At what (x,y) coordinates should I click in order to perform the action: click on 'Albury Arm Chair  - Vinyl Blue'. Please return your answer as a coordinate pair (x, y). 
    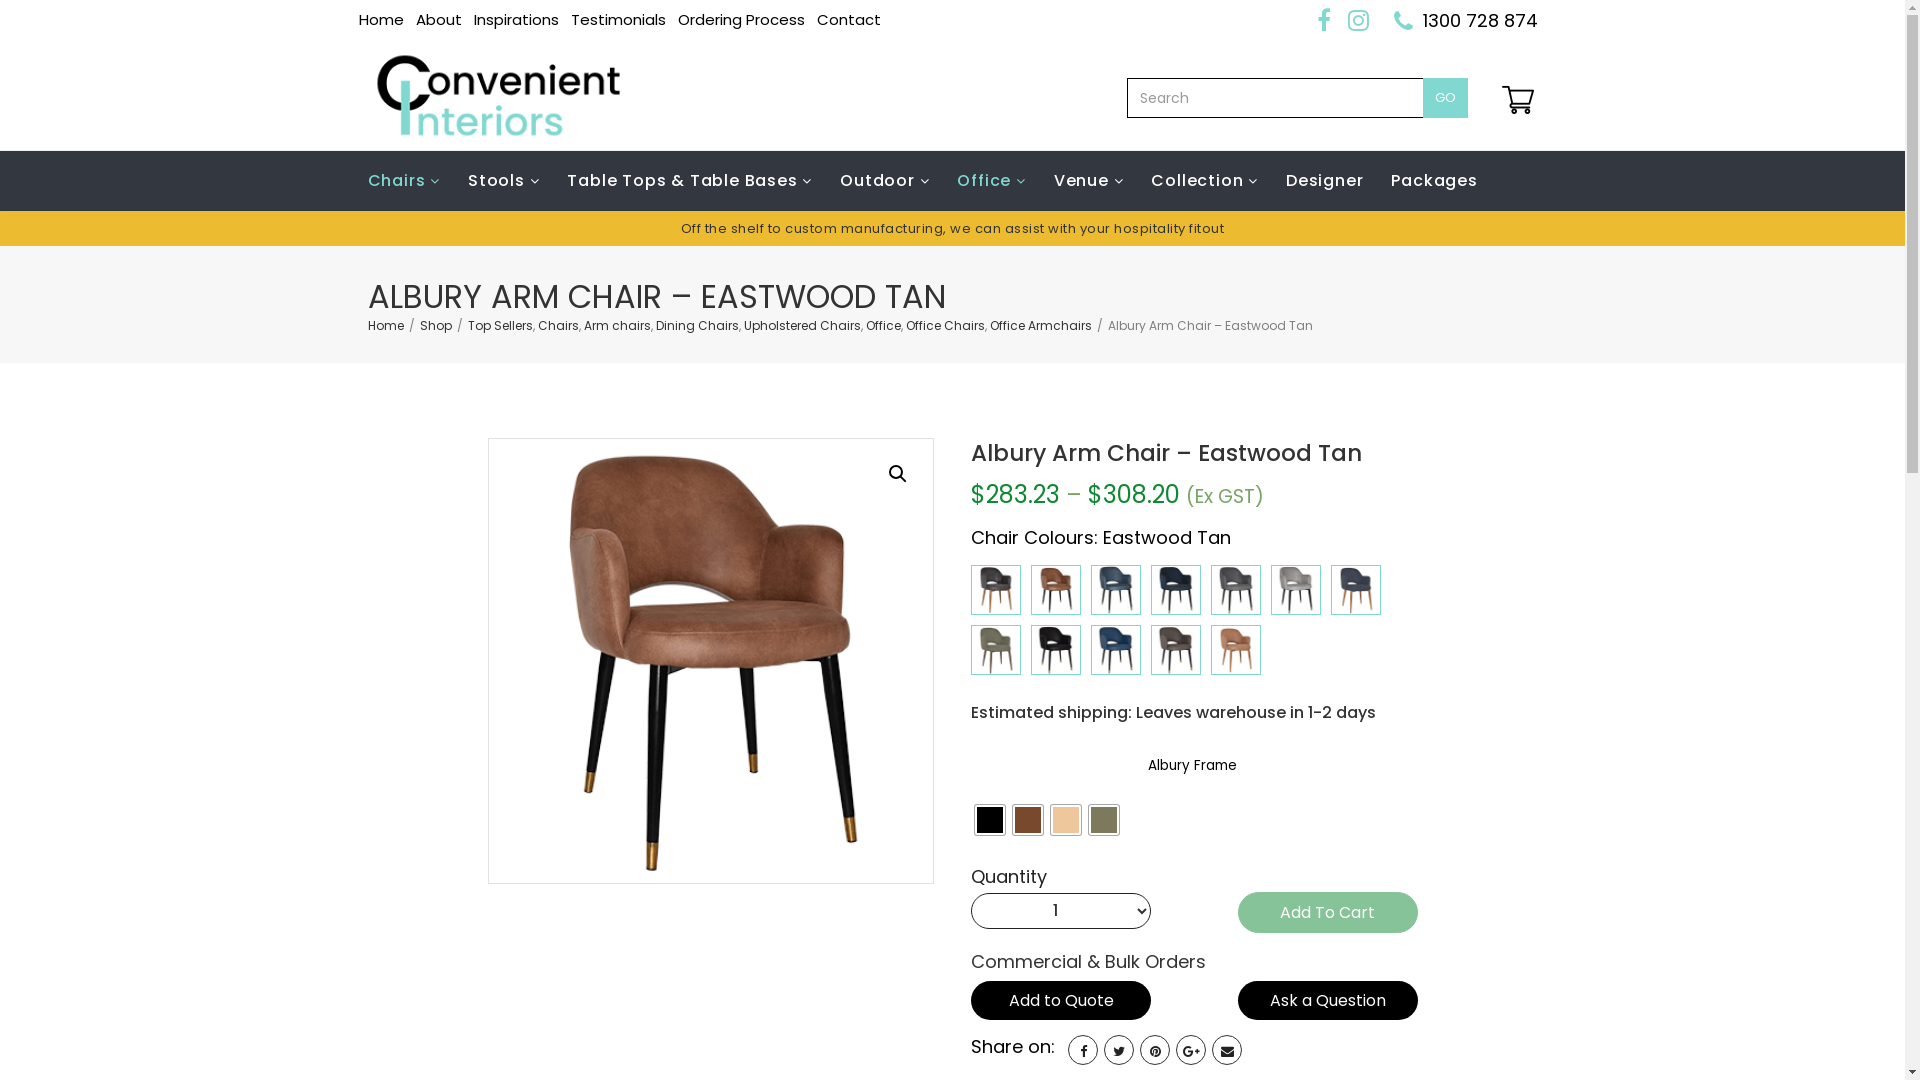
    Looking at the image, I should click on (1115, 650).